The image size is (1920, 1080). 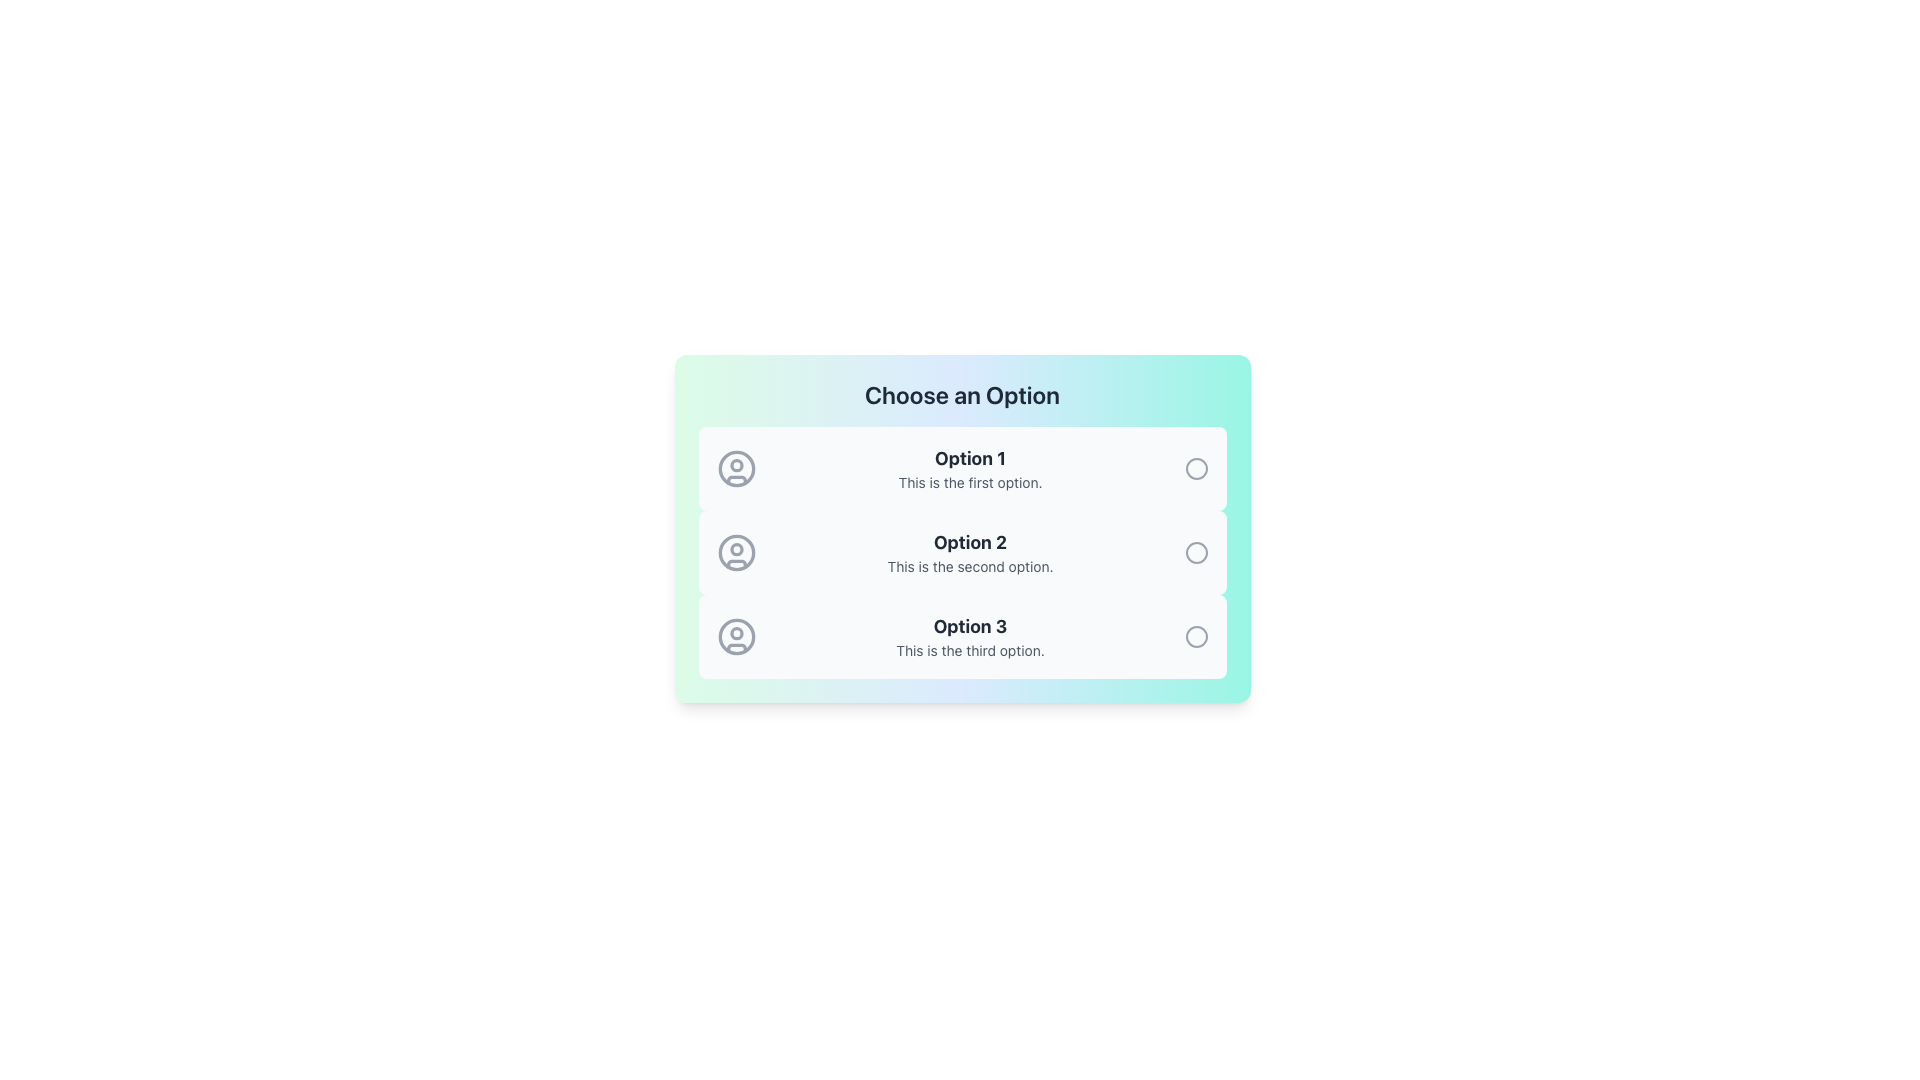 I want to click on the title text label of the first option in the vertical list, which is positioned above the description text and adjacent to the option icon, so click(x=970, y=459).